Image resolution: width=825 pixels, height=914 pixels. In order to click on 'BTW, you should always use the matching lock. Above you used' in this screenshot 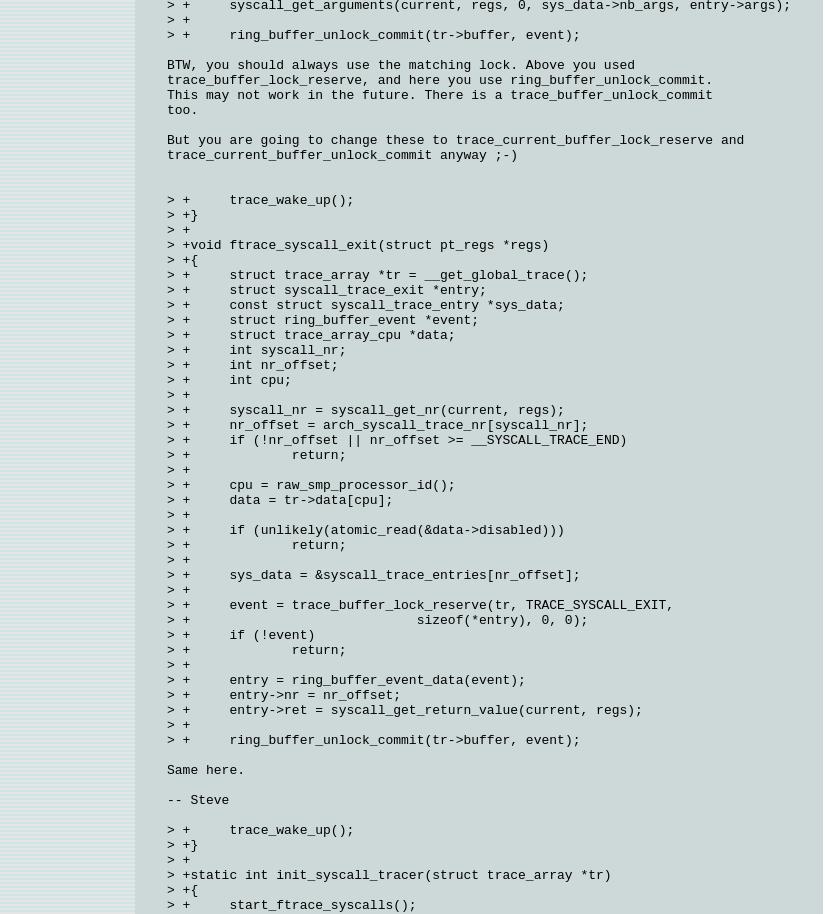, I will do `click(403, 64)`.